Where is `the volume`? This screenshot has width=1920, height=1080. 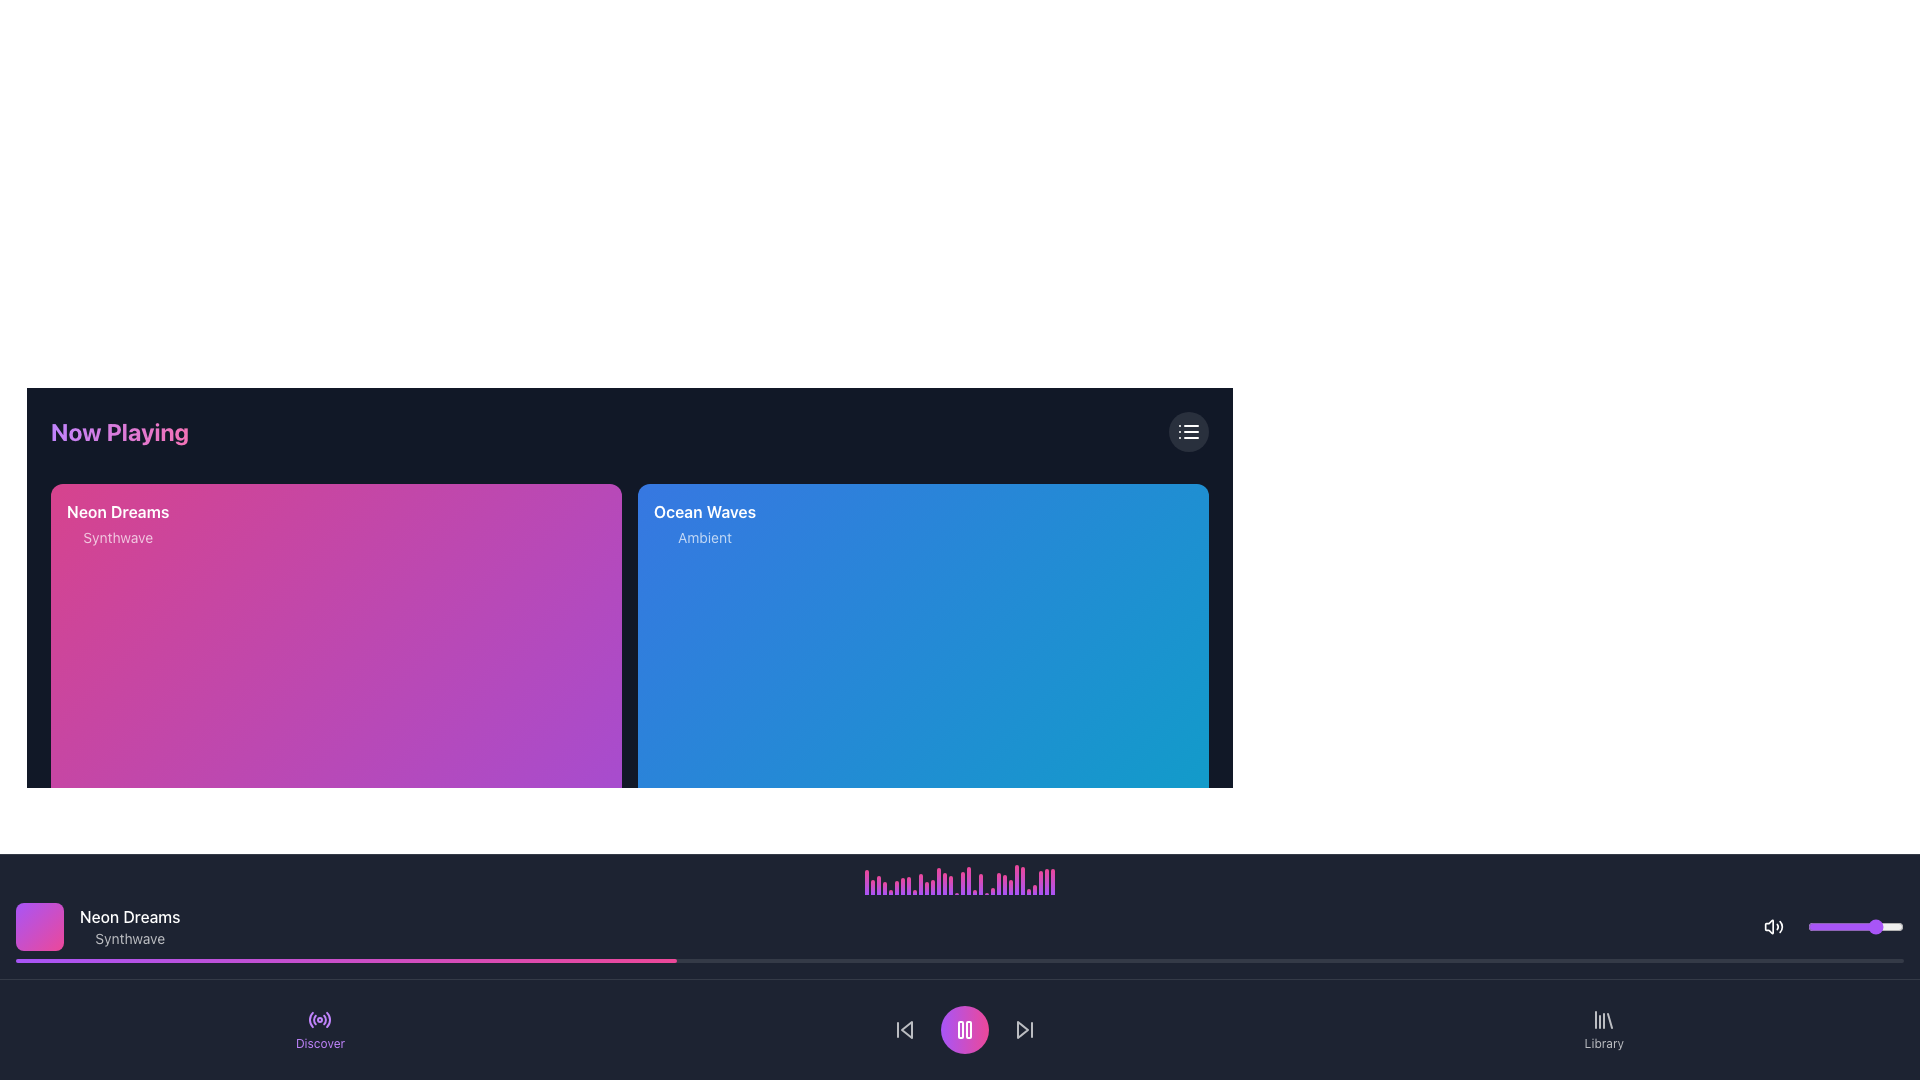
the volume is located at coordinates (1826, 926).